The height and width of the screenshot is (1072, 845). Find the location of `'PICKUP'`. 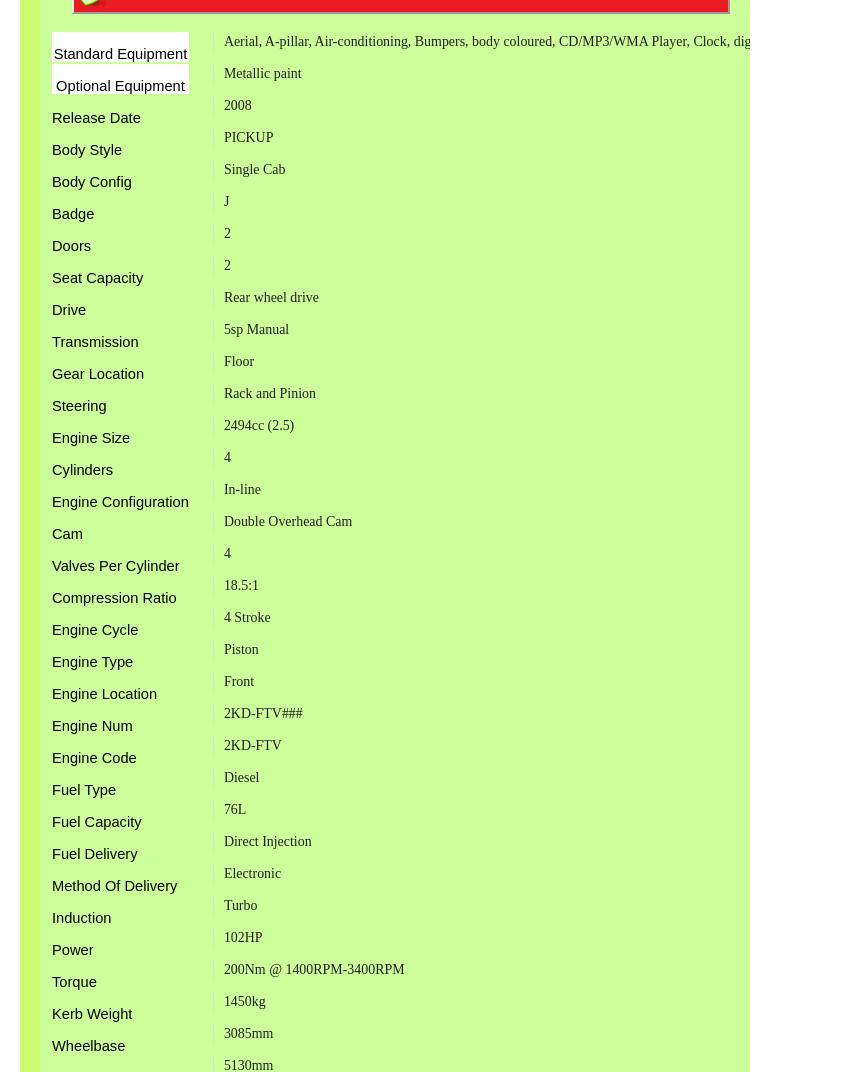

'PICKUP' is located at coordinates (221, 136).